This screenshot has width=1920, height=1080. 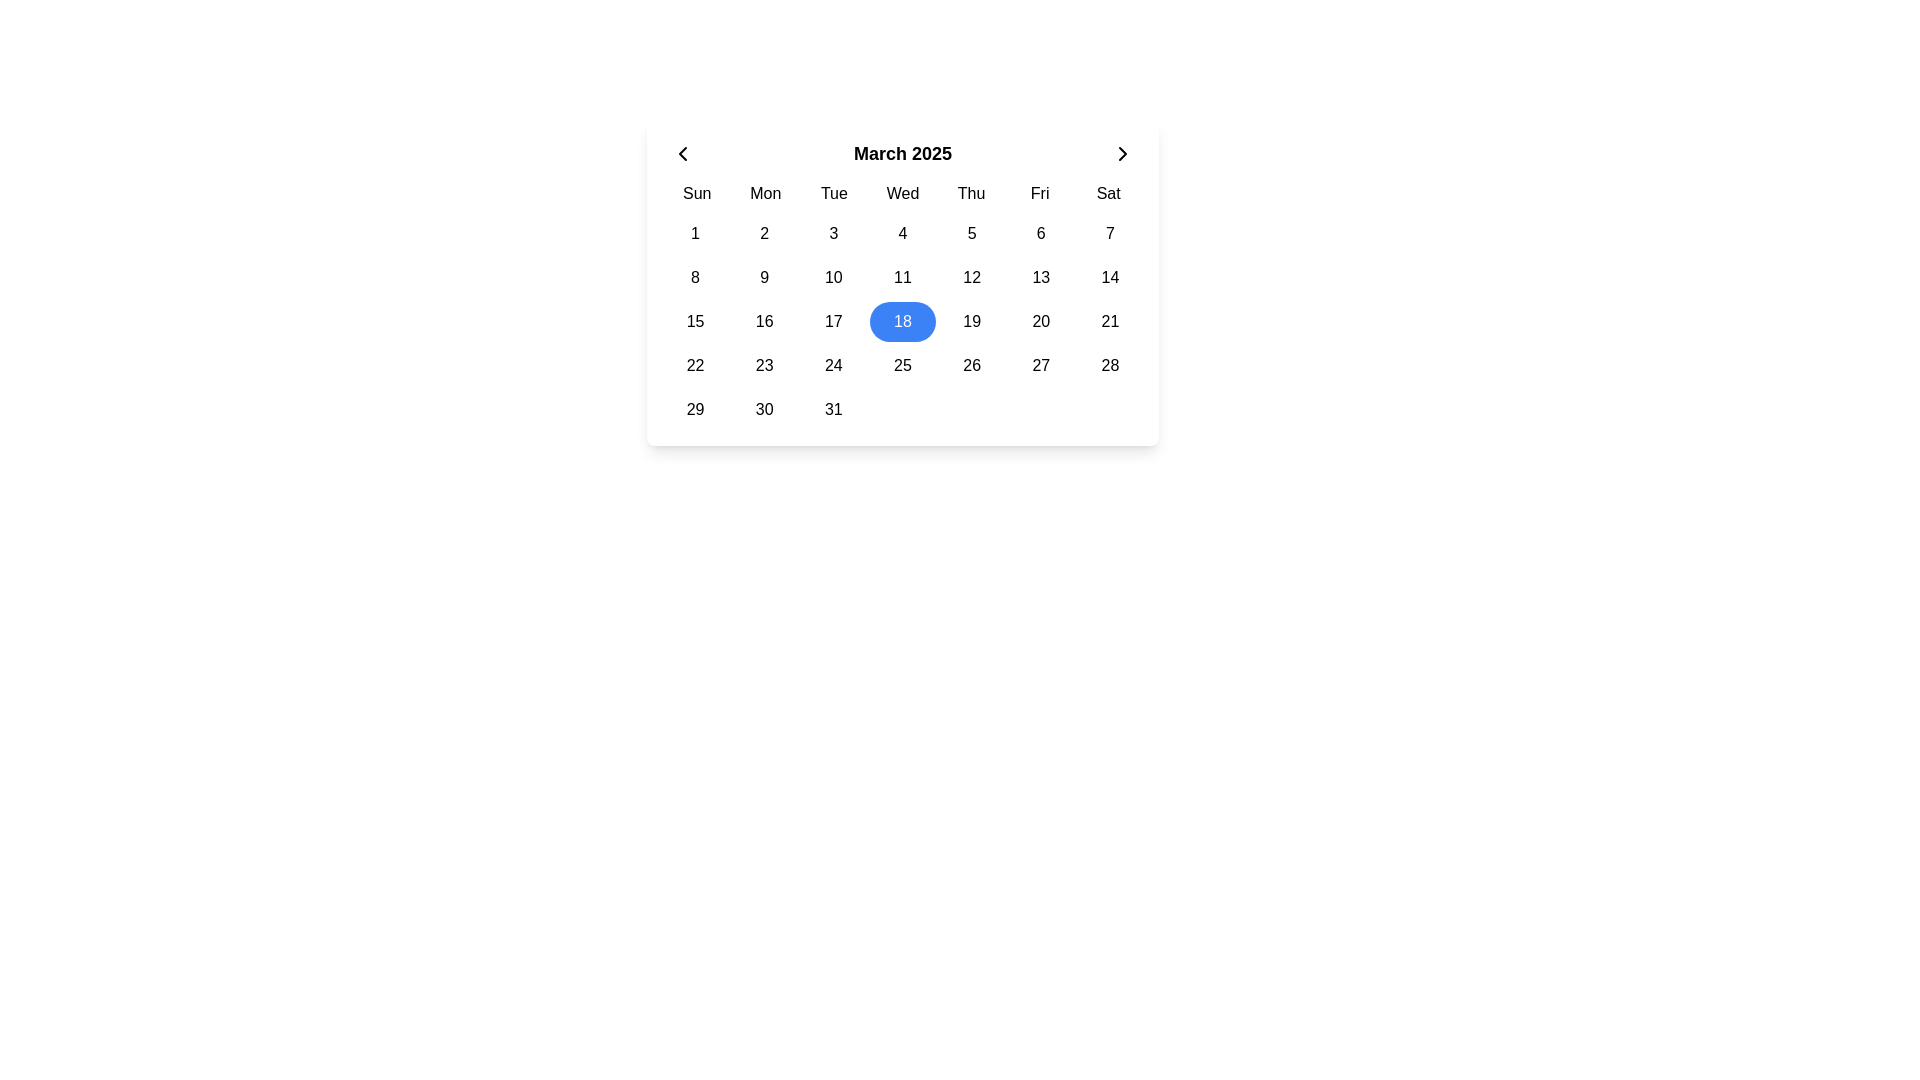 What do you see at coordinates (833, 277) in the screenshot?
I see `the selectable button for the date '10'` at bounding box center [833, 277].